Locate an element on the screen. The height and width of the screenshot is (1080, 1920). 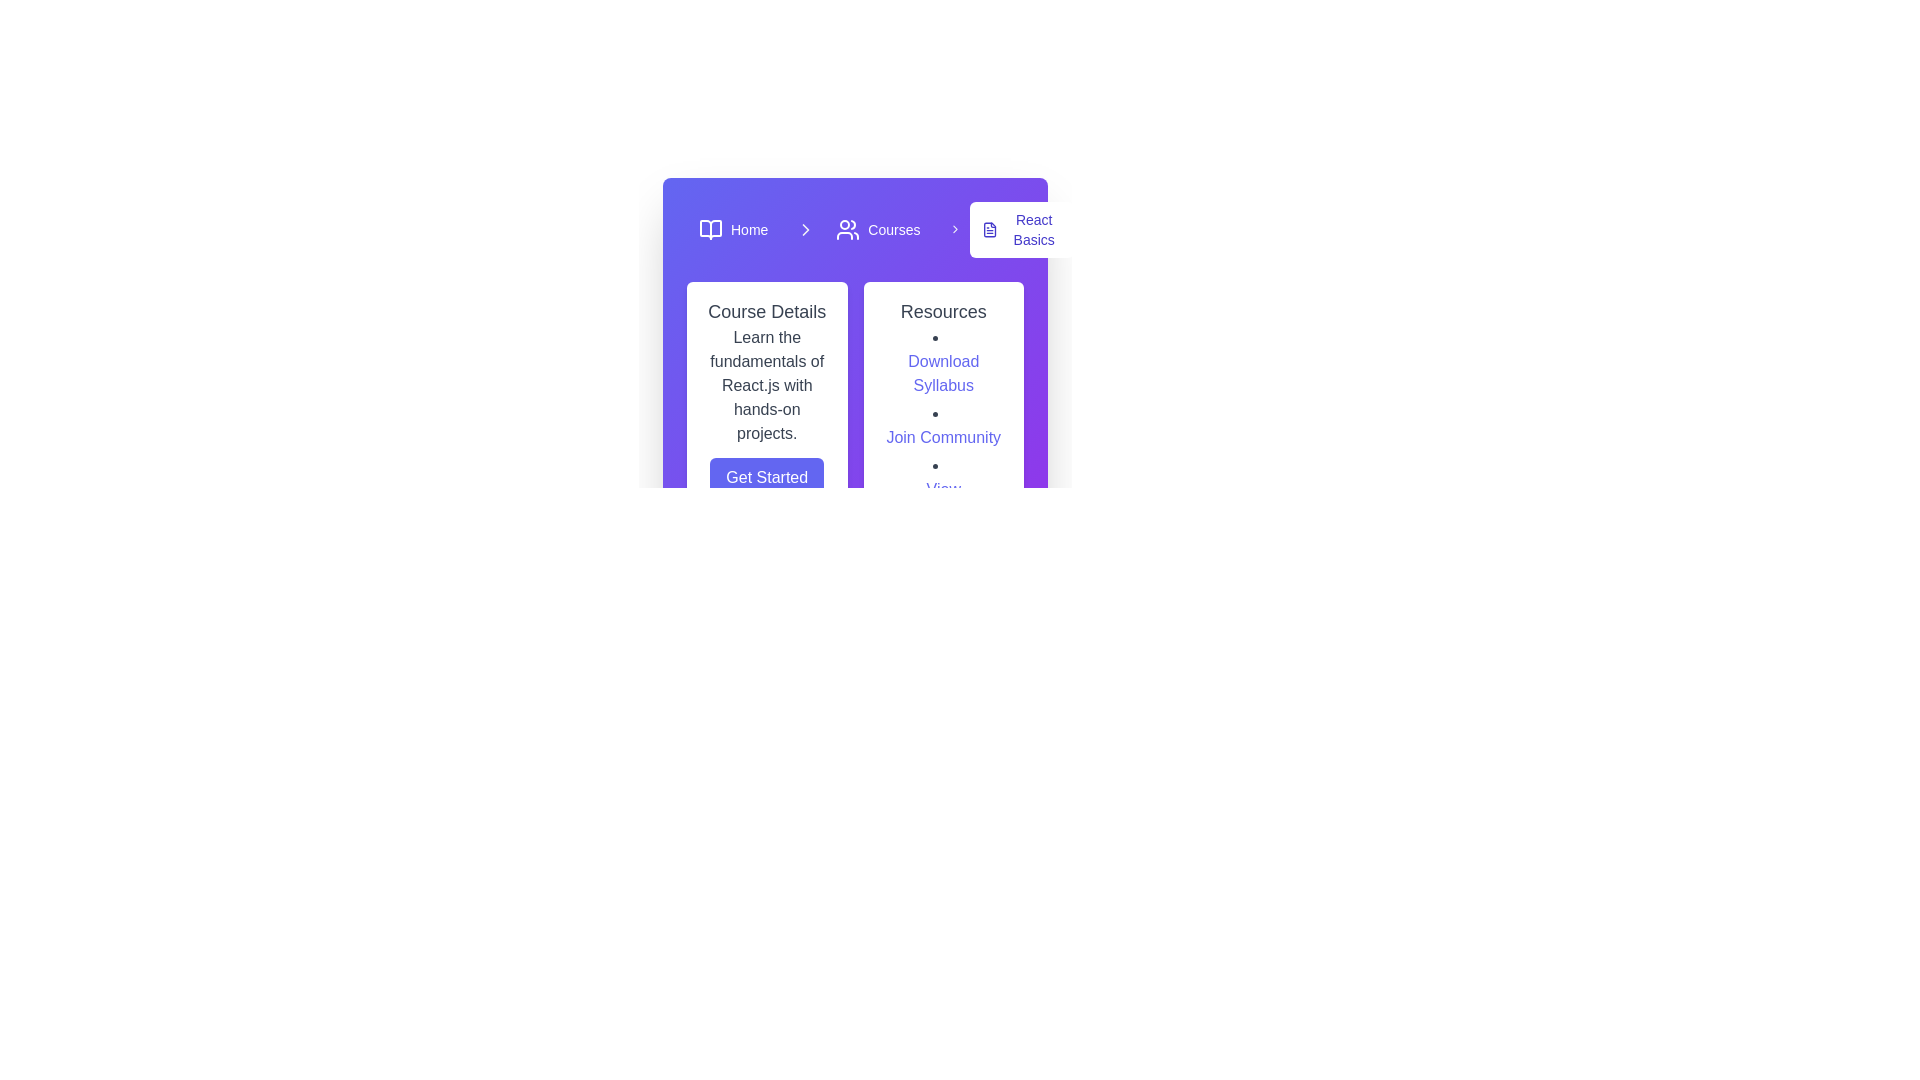
the vector graphic icon representing a file or document located at the top right section of the interface near the 'React Basics' breadcrumb is located at coordinates (990, 229).